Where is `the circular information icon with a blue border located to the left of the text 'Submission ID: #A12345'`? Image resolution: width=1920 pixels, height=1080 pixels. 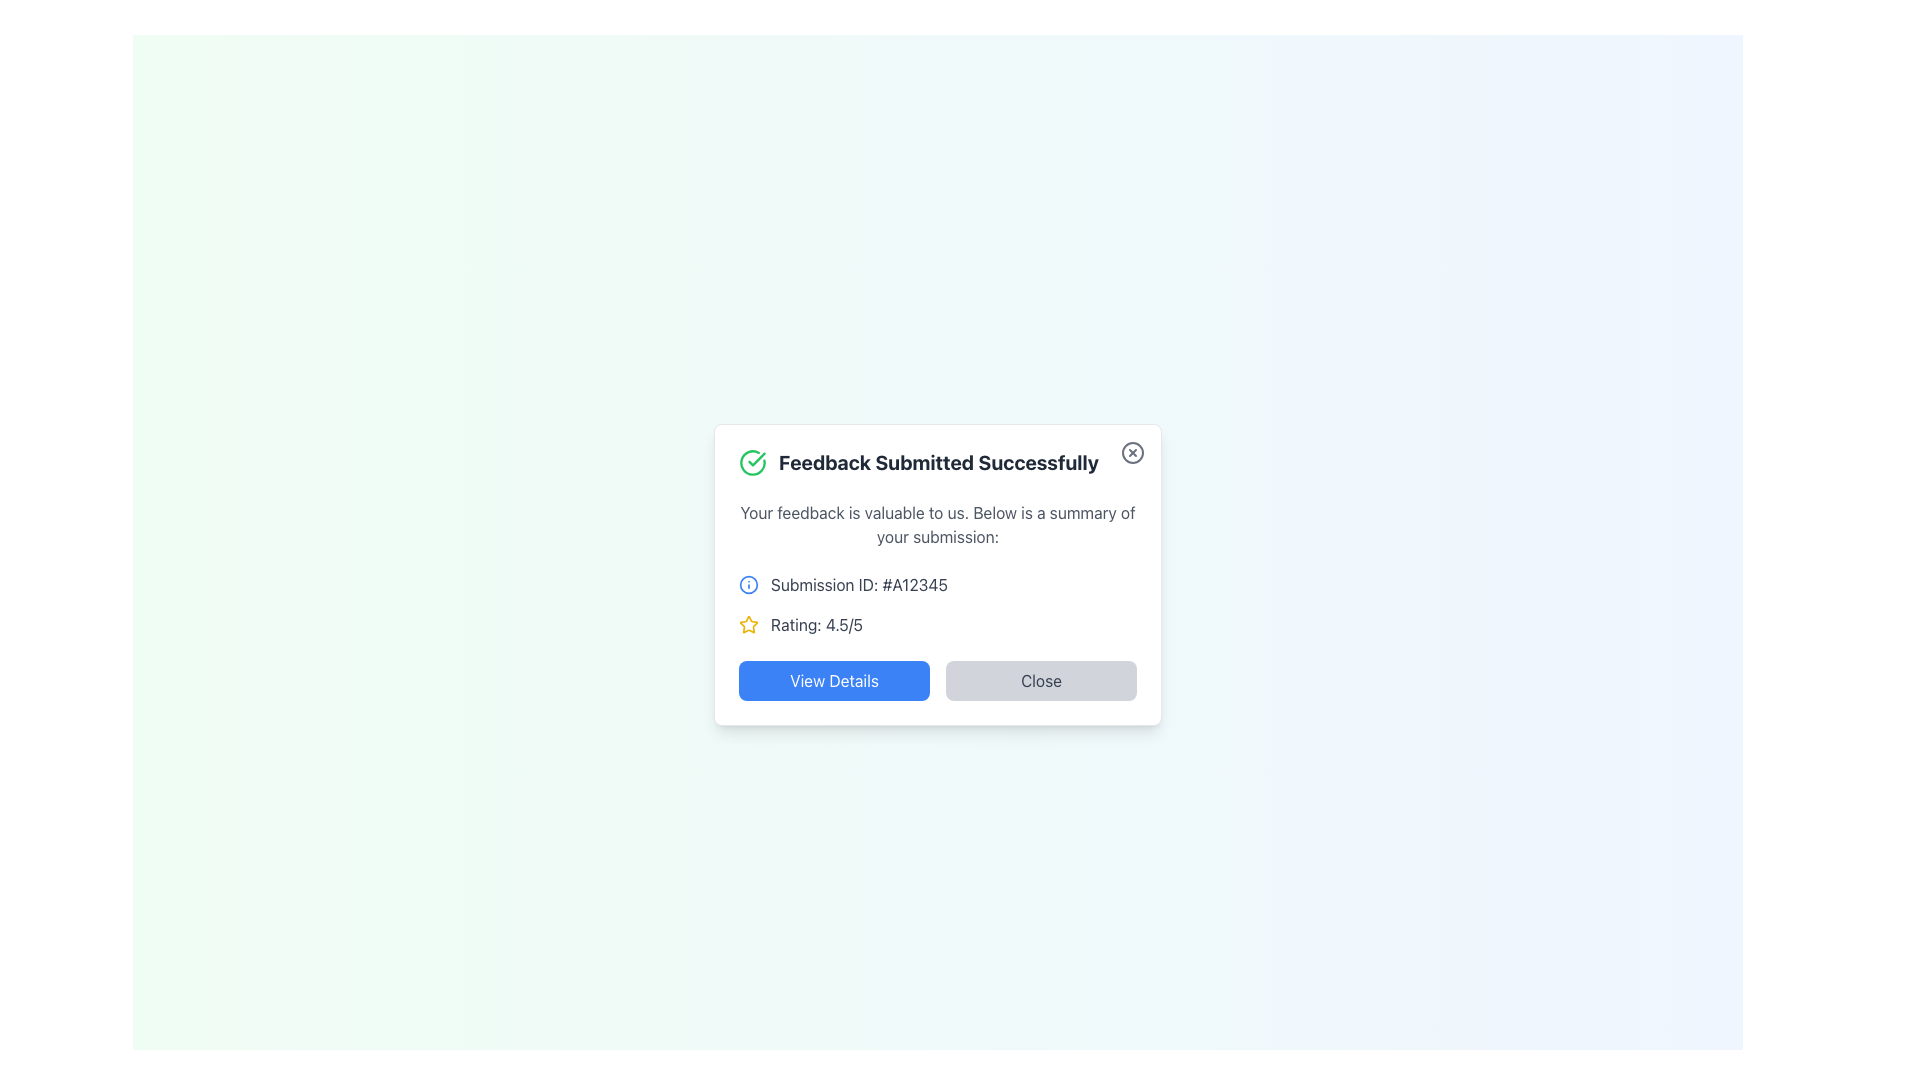 the circular information icon with a blue border located to the left of the text 'Submission ID: #A12345' is located at coordinates (747, 585).